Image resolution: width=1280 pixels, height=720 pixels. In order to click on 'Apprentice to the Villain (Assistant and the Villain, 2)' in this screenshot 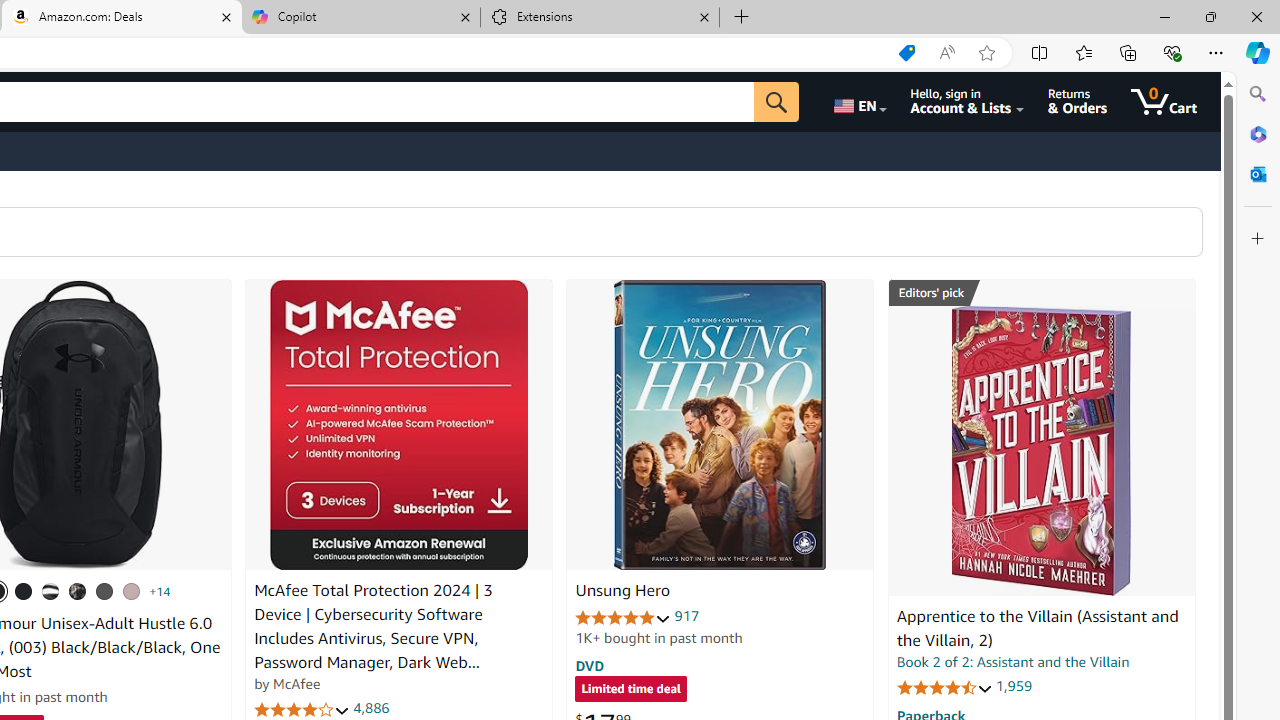, I will do `click(1037, 628)`.